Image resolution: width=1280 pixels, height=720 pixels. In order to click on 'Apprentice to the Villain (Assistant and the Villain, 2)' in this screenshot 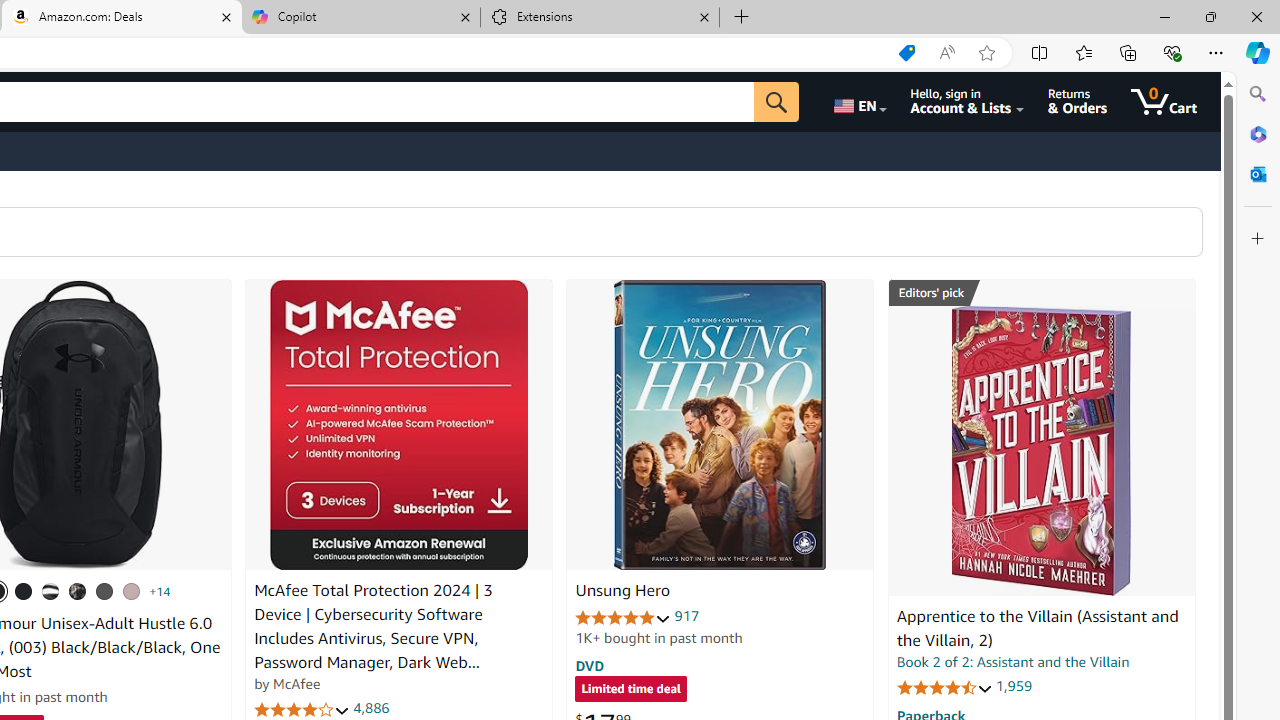, I will do `click(1037, 628)`.